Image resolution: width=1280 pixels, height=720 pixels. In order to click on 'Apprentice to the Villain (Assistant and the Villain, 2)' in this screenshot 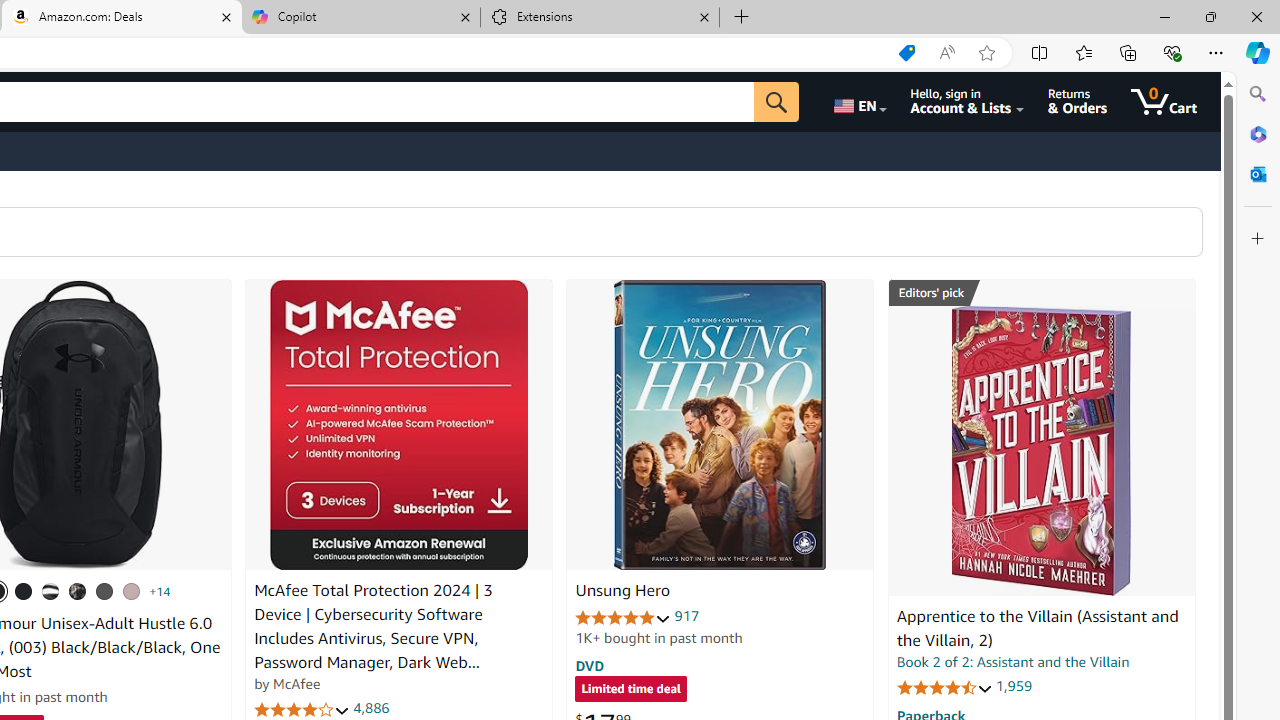, I will do `click(1037, 628)`.